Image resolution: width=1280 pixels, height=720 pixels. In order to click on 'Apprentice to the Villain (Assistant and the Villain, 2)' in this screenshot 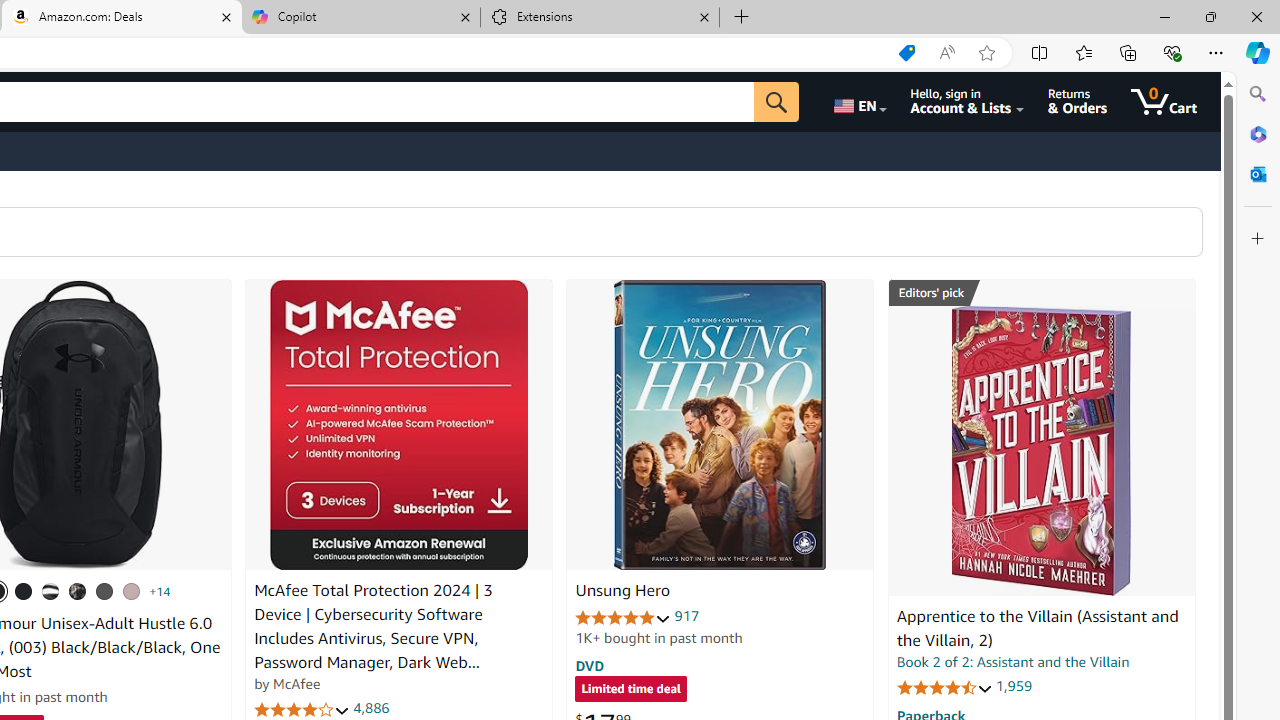, I will do `click(1037, 628)`.